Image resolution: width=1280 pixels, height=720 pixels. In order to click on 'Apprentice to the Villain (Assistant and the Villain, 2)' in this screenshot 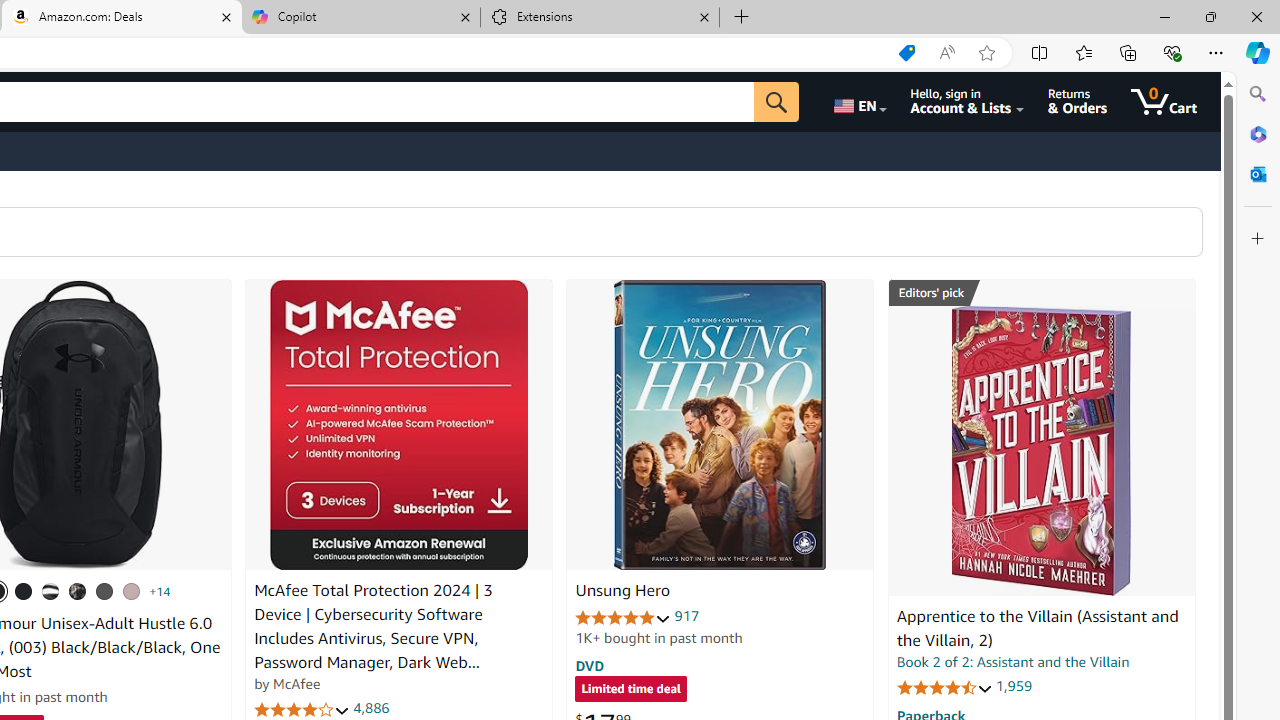, I will do `click(1037, 628)`.